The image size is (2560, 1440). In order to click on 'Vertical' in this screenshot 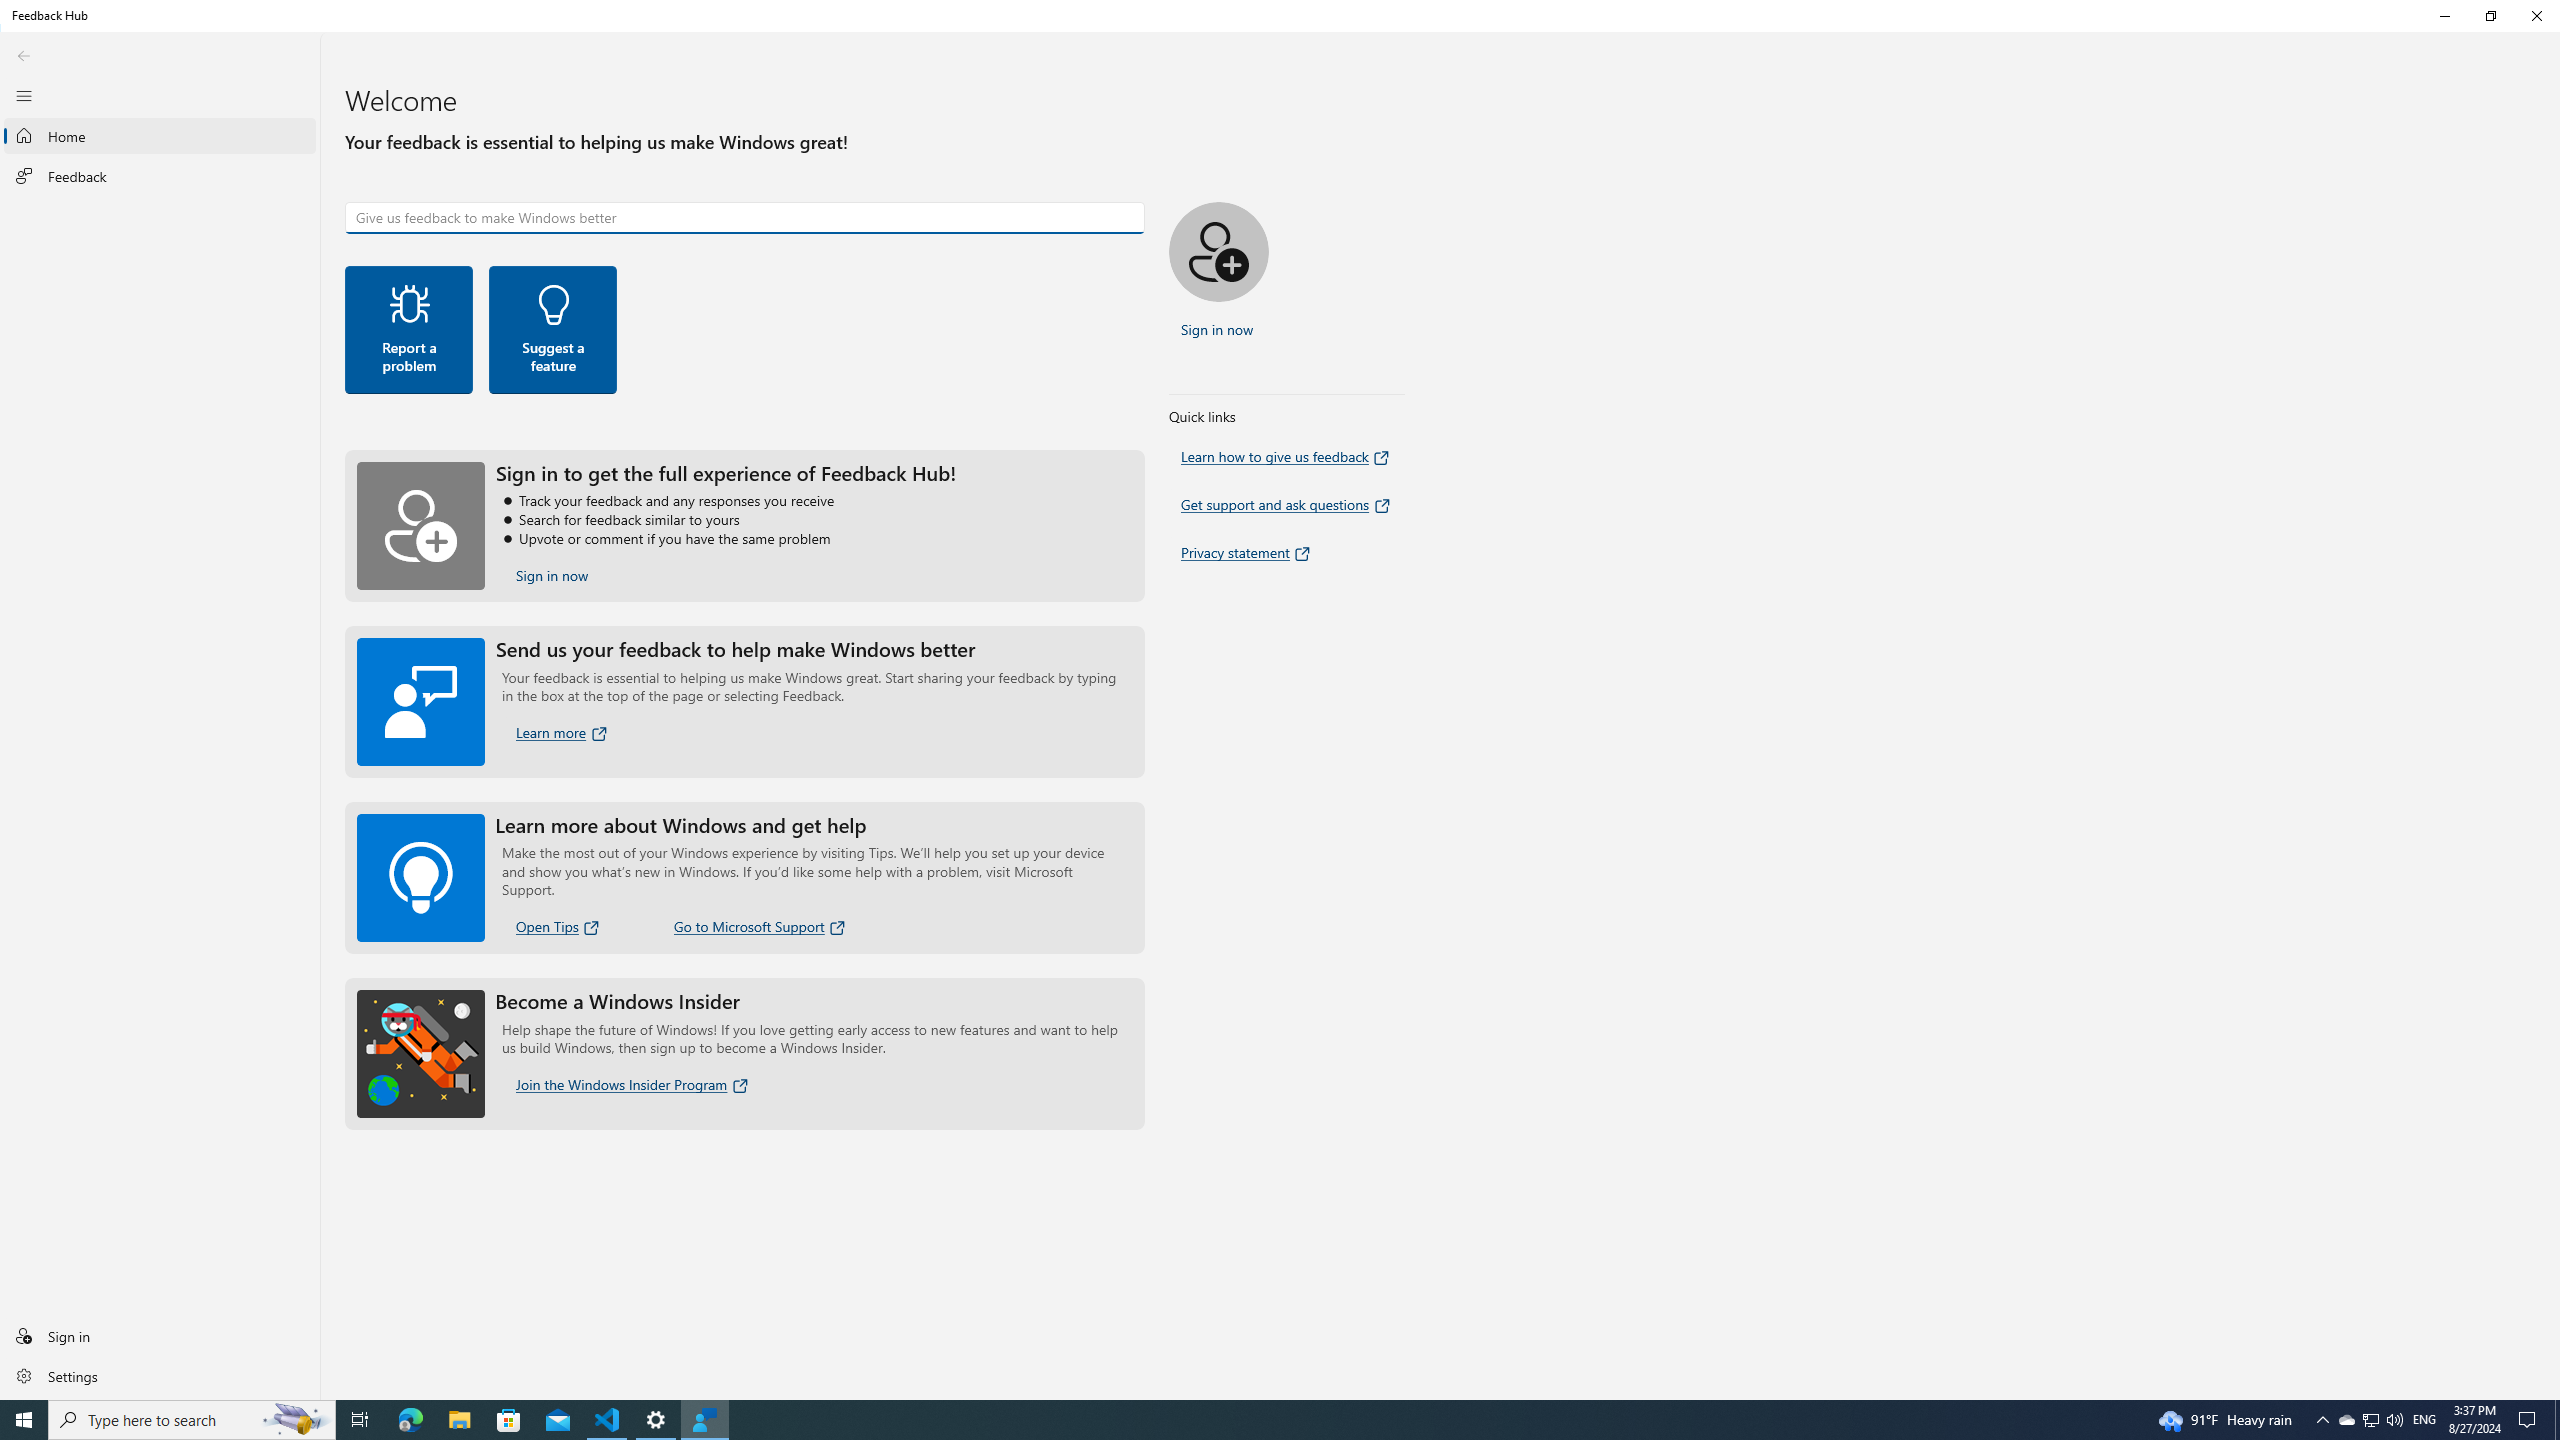, I will do `click(2552, 716)`.